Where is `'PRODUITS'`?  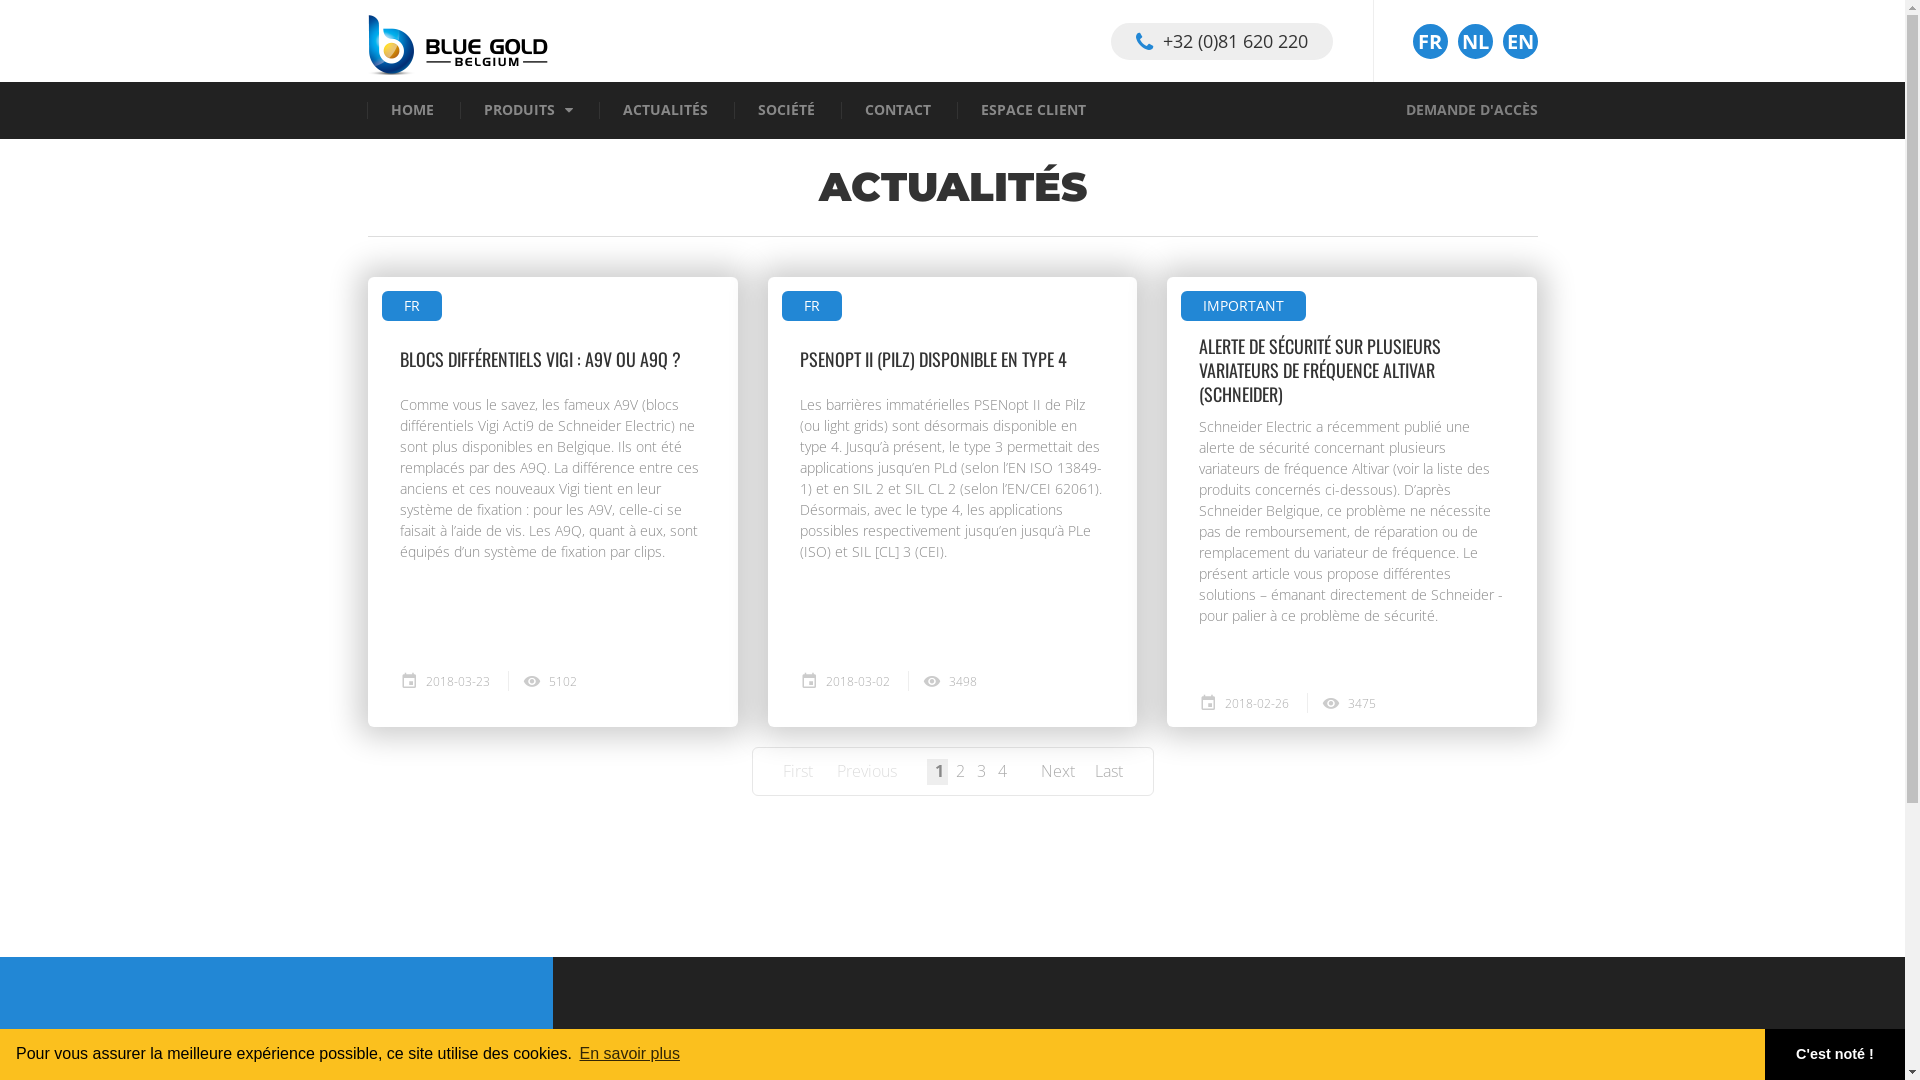 'PRODUITS' is located at coordinates (519, 110).